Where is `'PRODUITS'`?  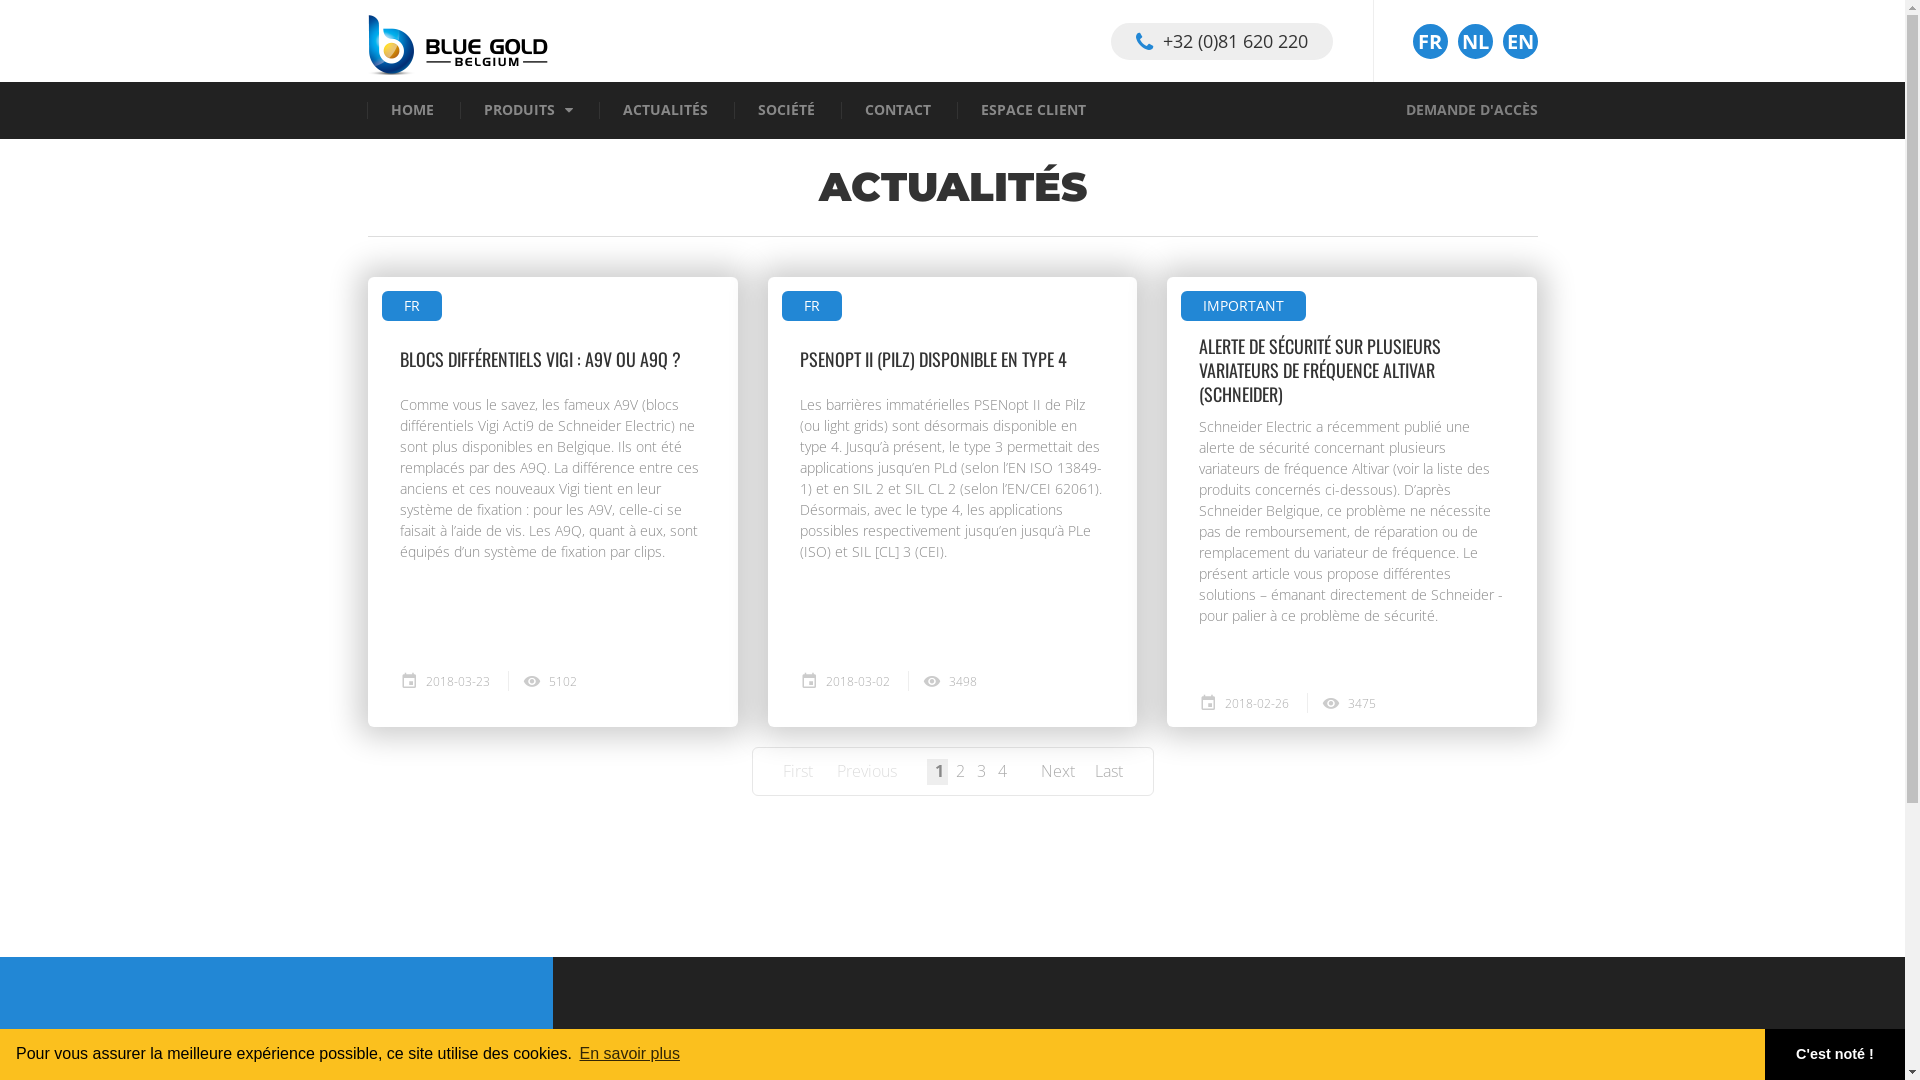 'PRODUITS' is located at coordinates (519, 110).